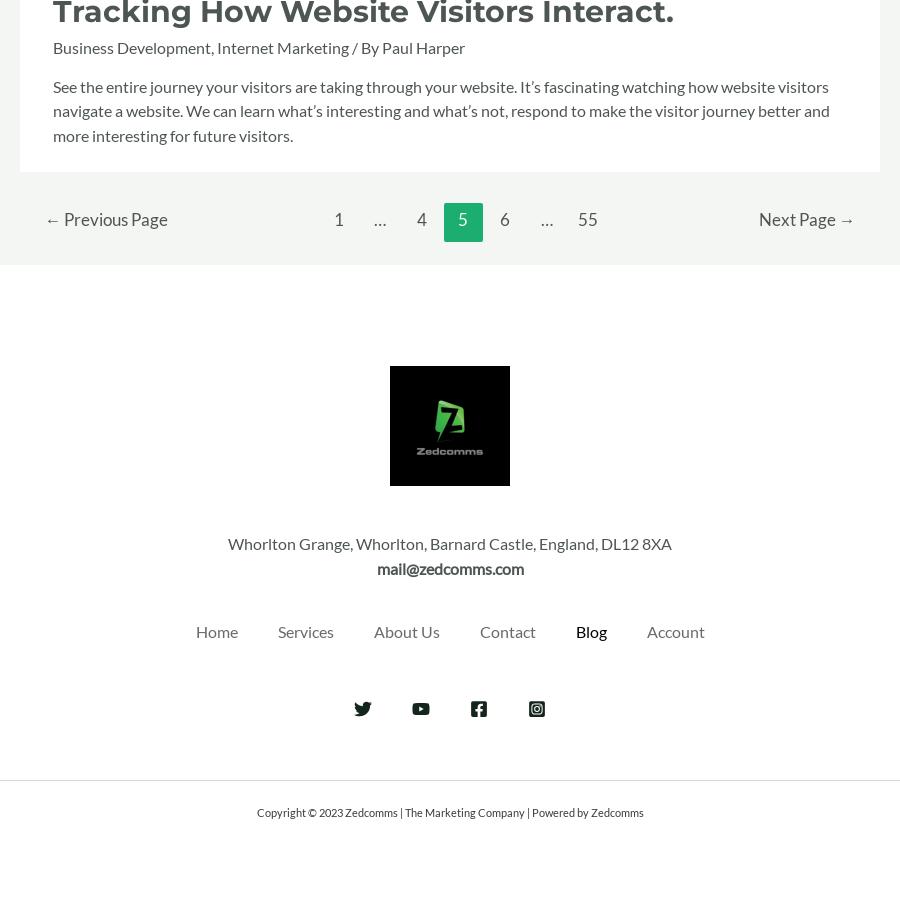 The image size is (900, 899). Describe the element at coordinates (338, 219) in the screenshot. I see `'1'` at that location.